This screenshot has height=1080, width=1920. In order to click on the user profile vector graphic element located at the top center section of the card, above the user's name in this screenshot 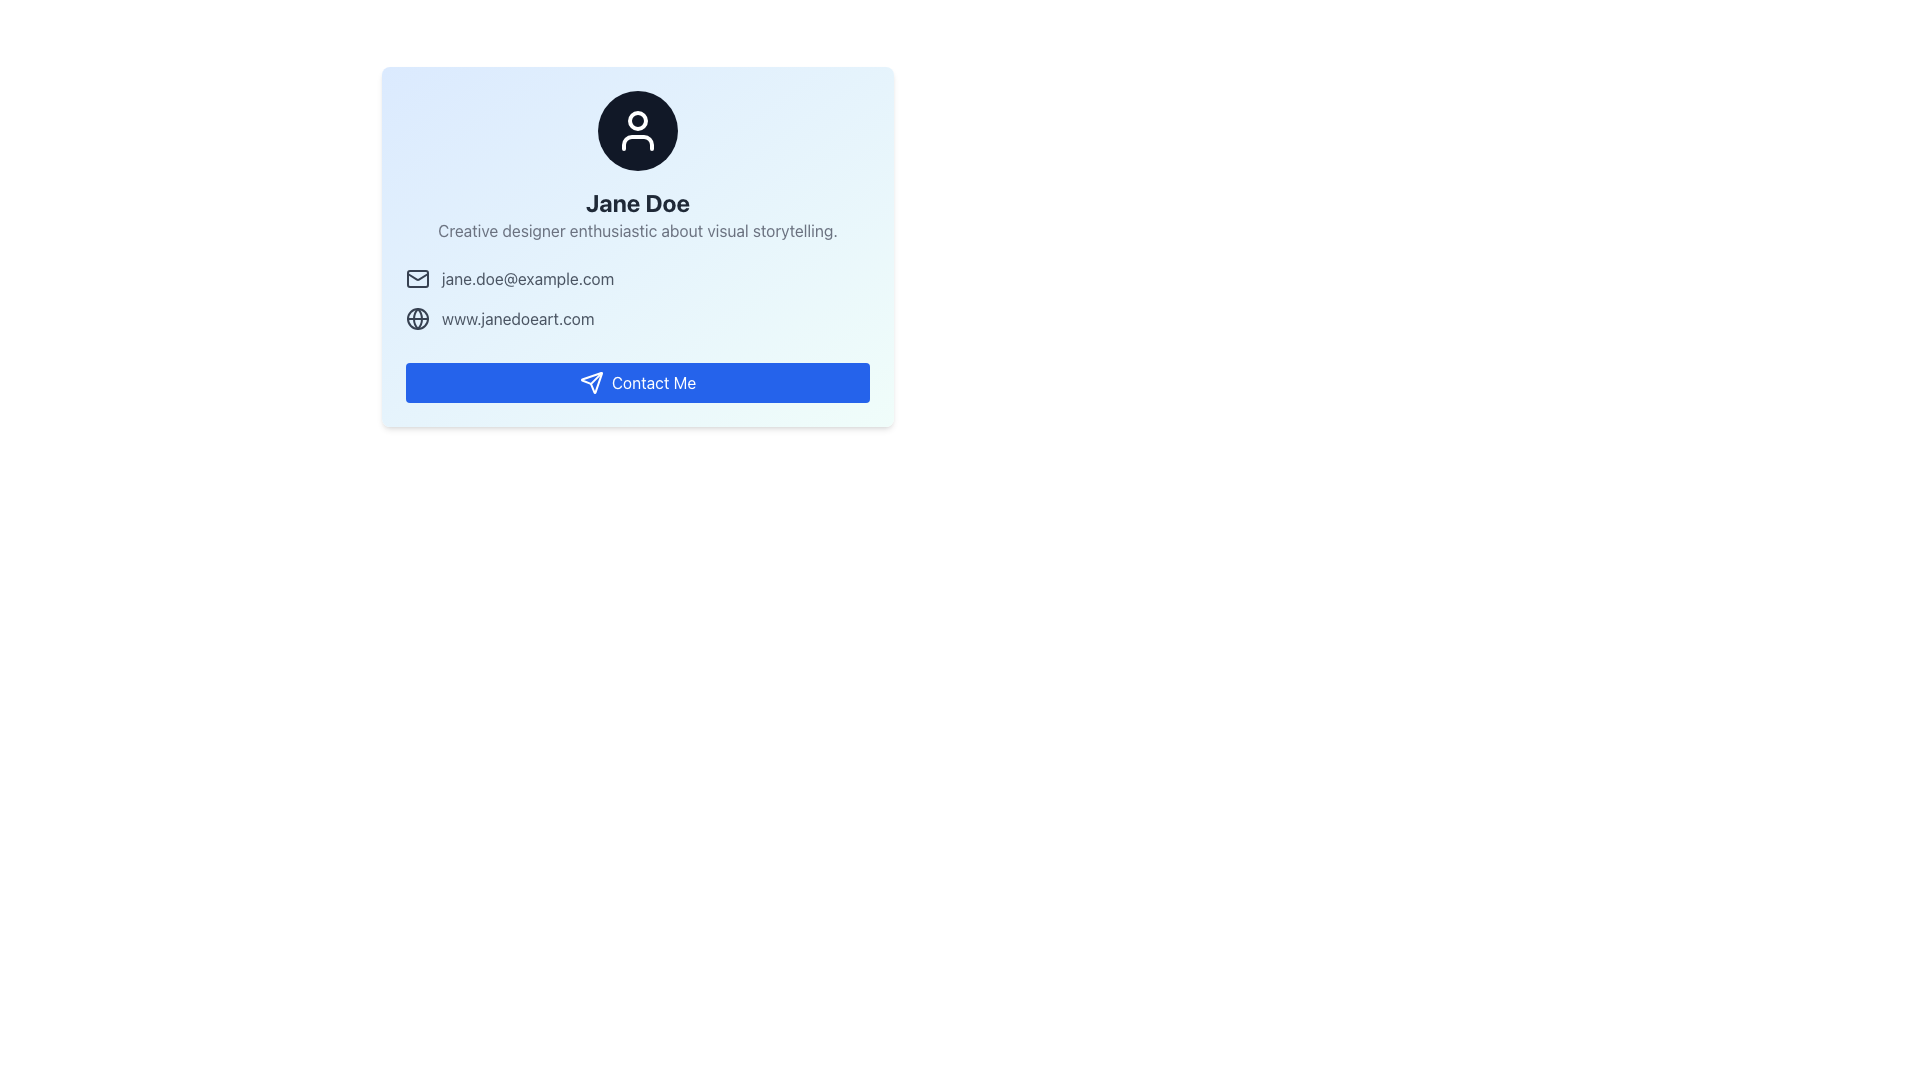, I will do `click(637, 141)`.